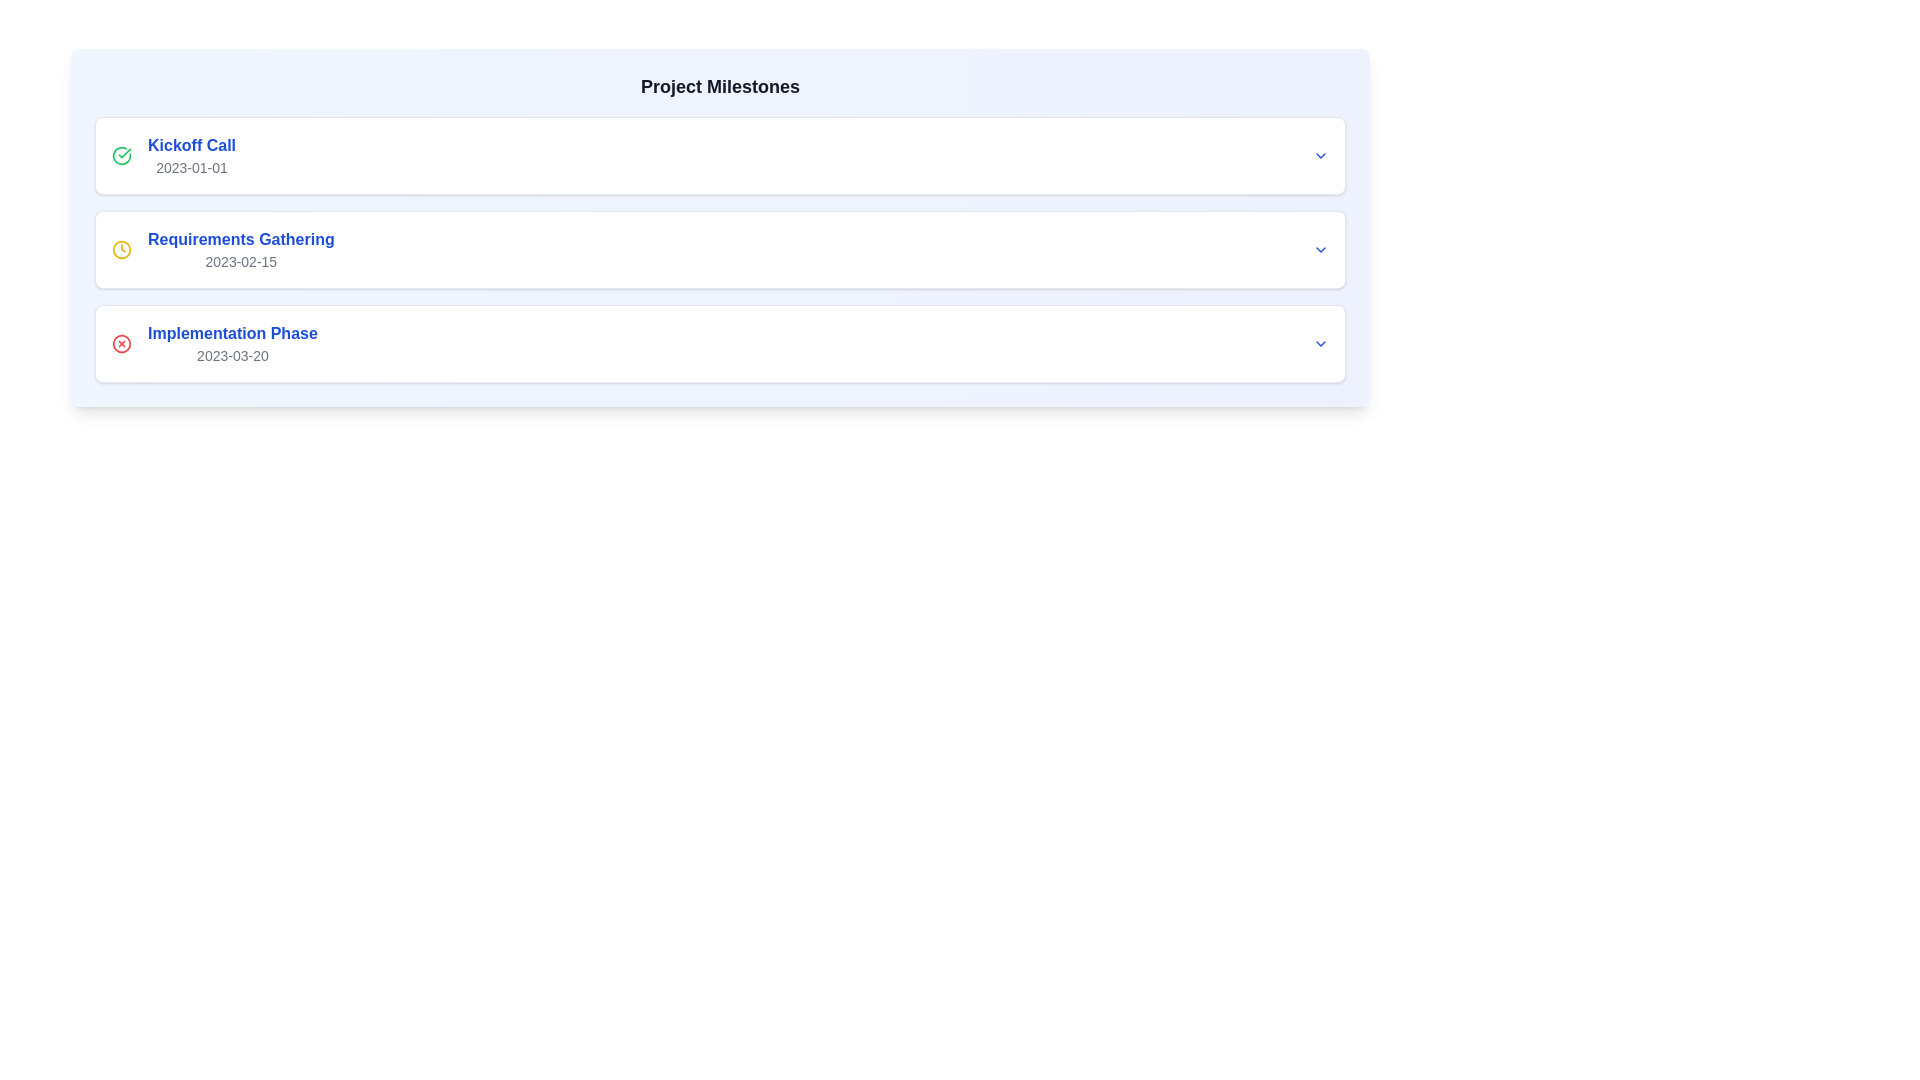  What do you see at coordinates (192, 154) in the screenshot?
I see `the text block displaying 'Kickoff Call' and '2023-01-01', which is styled in blue bold and smaller light gray text, located under 'Project Milestones'` at bounding box center [192, 154].